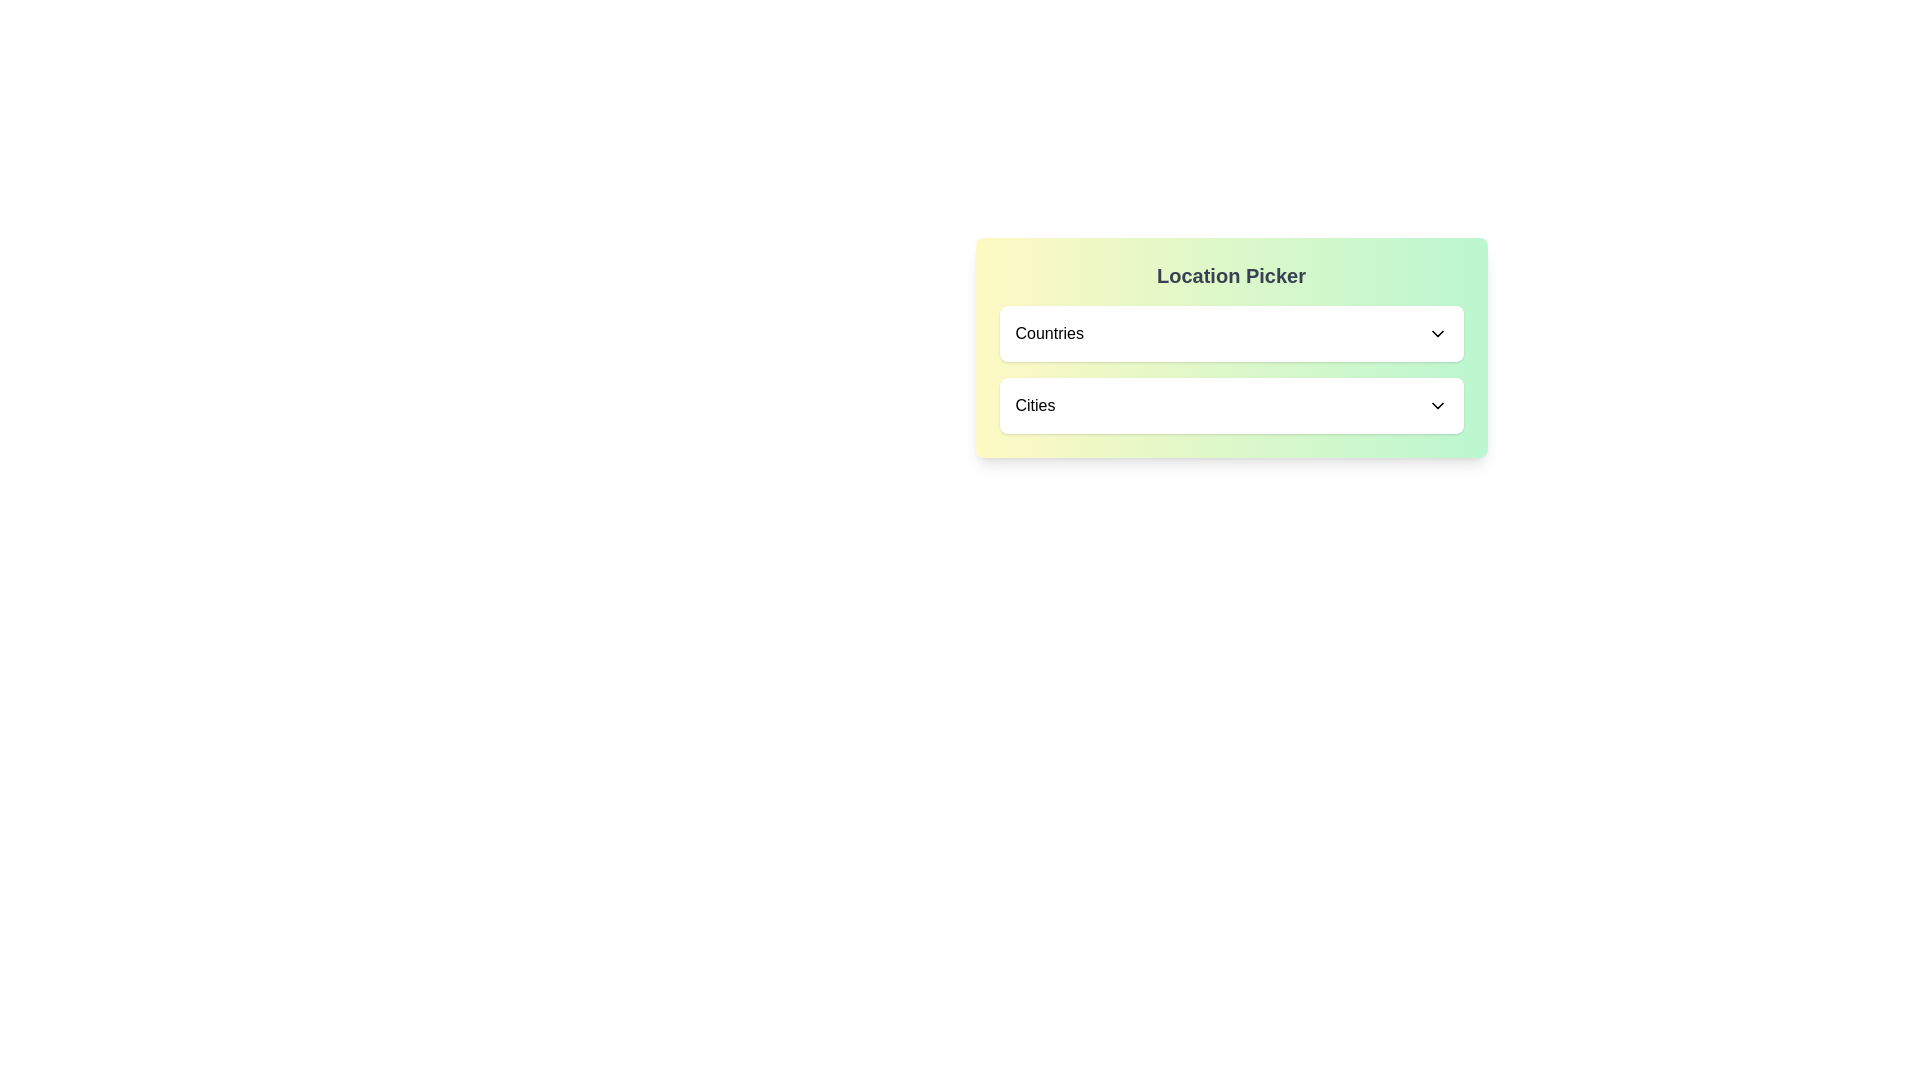 The height and width of the screenshot is (1080, 1920). I want to click on the 'Countries' dropdown menu, so click(1230, 333).